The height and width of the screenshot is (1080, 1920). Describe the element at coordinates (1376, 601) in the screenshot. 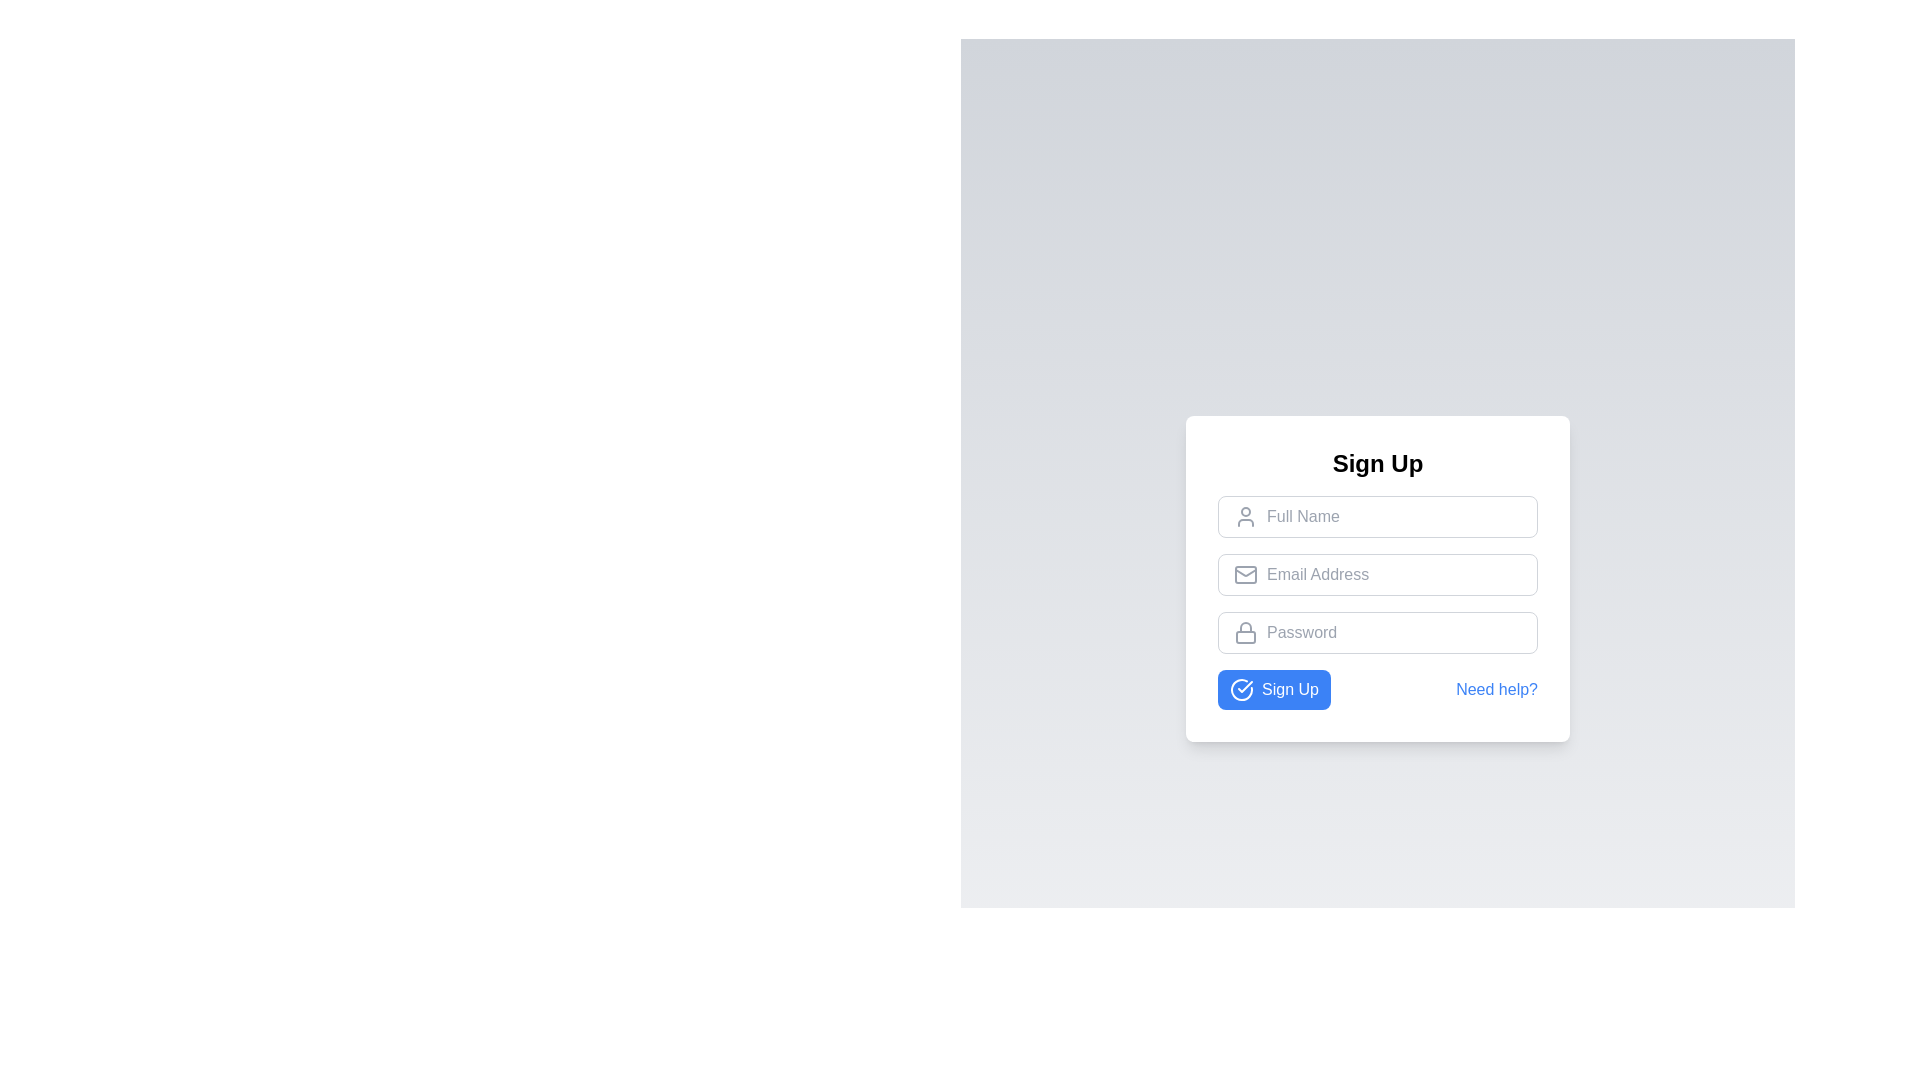

I see `the input fields of the Form input group labeled 'Full Name', 'Email Address', and 'Password' to focus on them` at that location.